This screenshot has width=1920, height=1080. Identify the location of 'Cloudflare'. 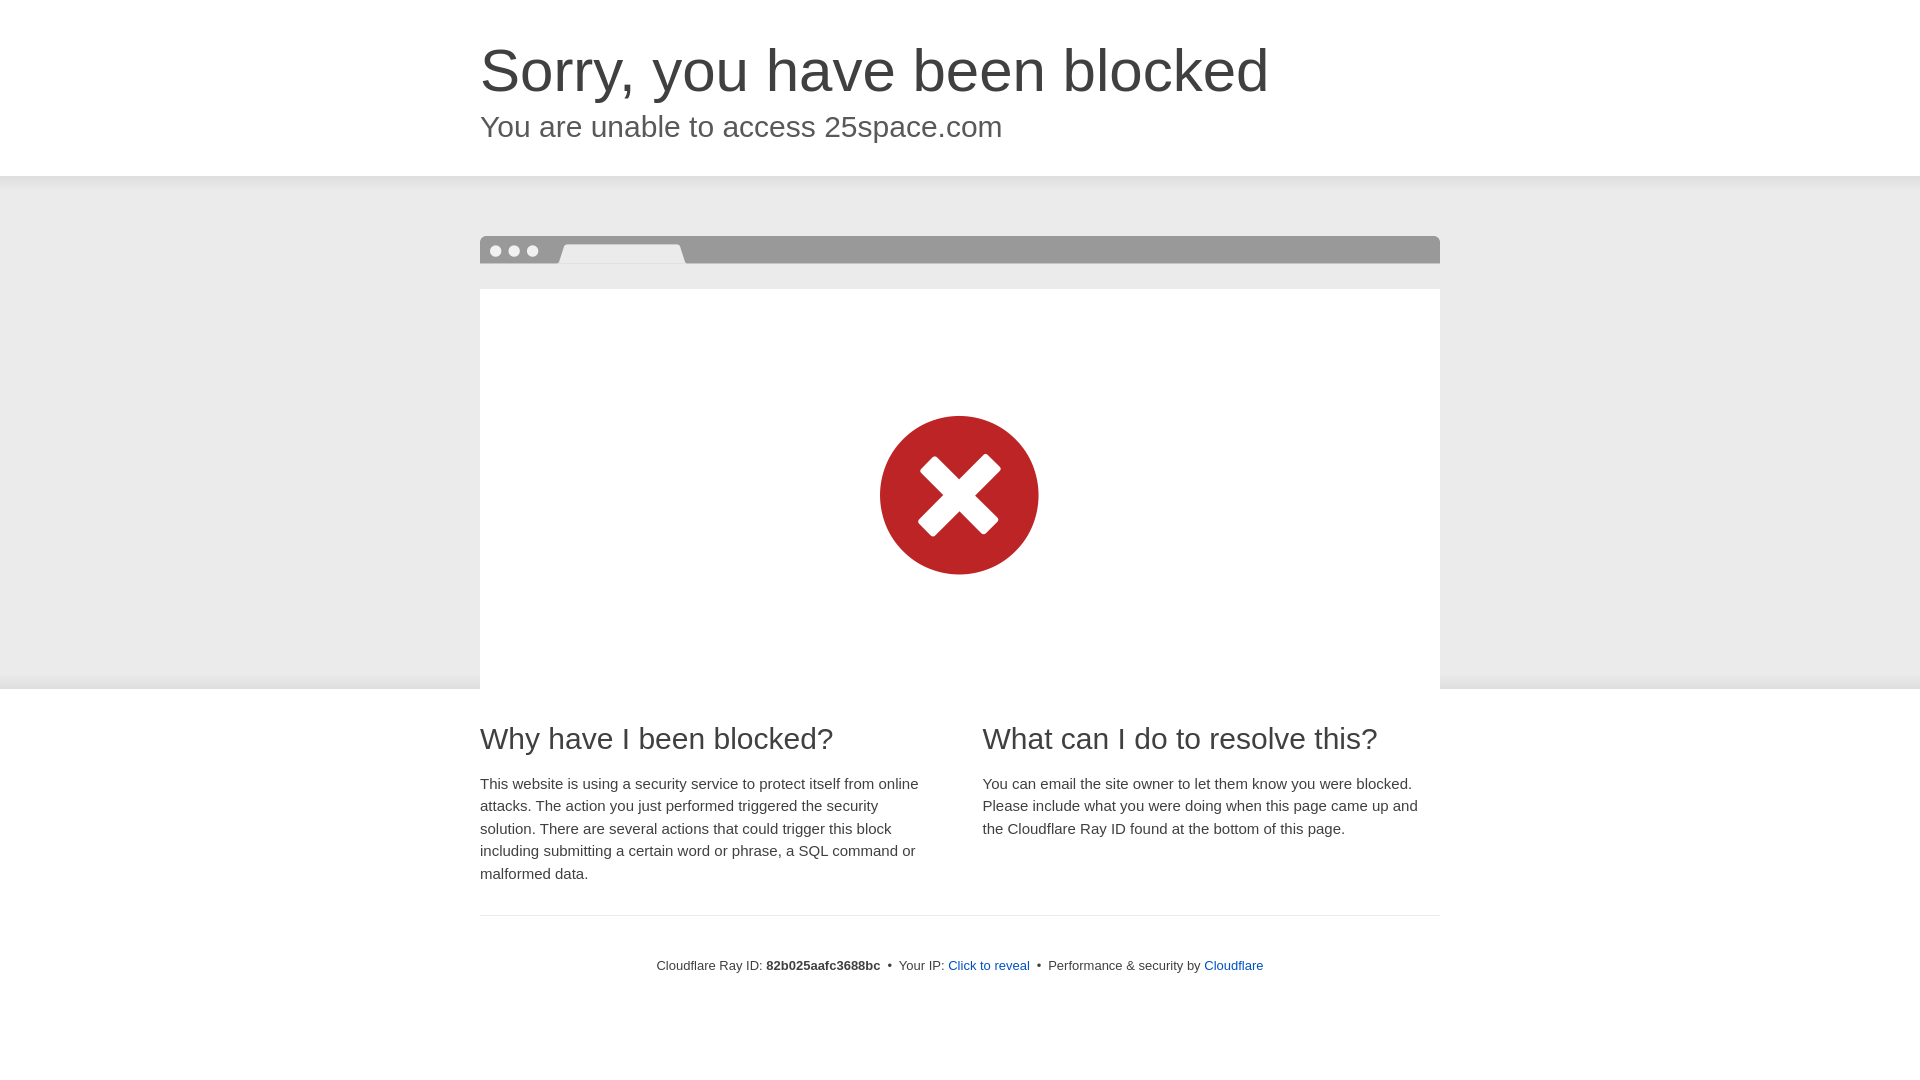
(1232, 964).